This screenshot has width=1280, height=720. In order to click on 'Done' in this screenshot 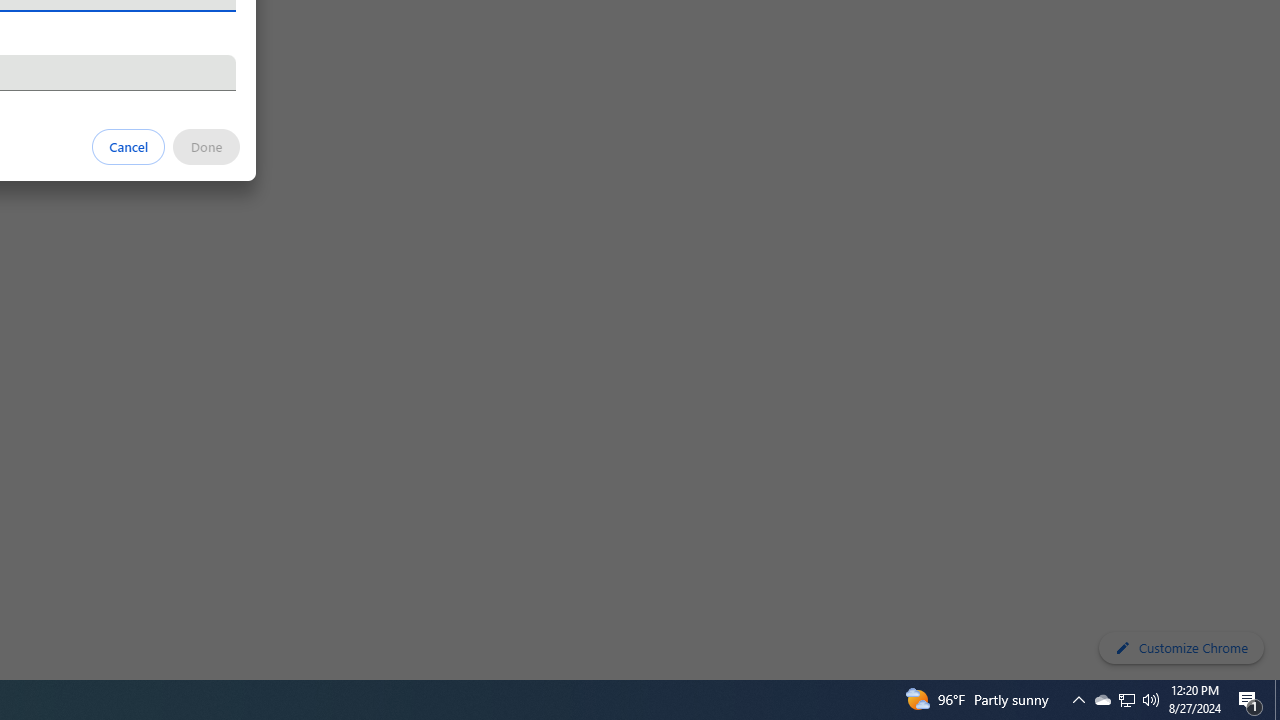, I will do `click(206, 145)`.